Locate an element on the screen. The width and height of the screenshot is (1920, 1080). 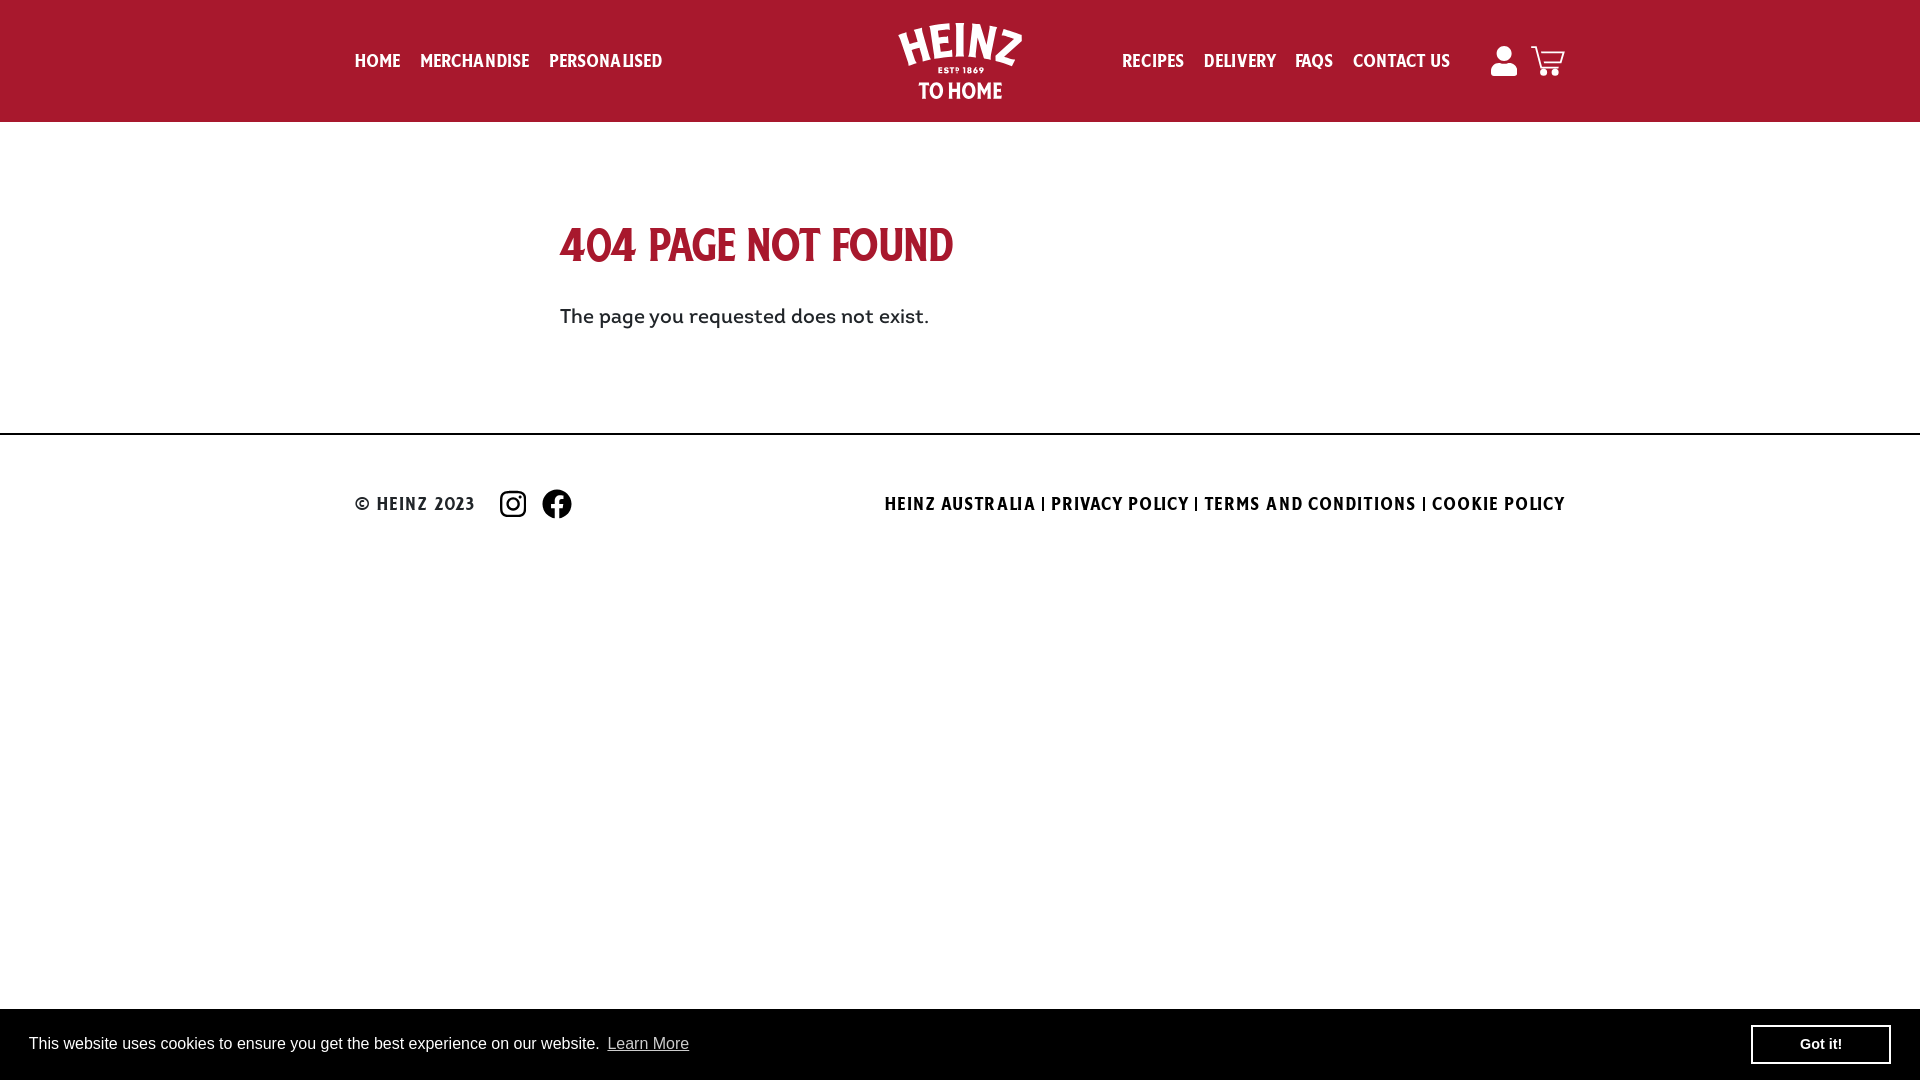
'Recipes' is located at coordinates (1153, 60).